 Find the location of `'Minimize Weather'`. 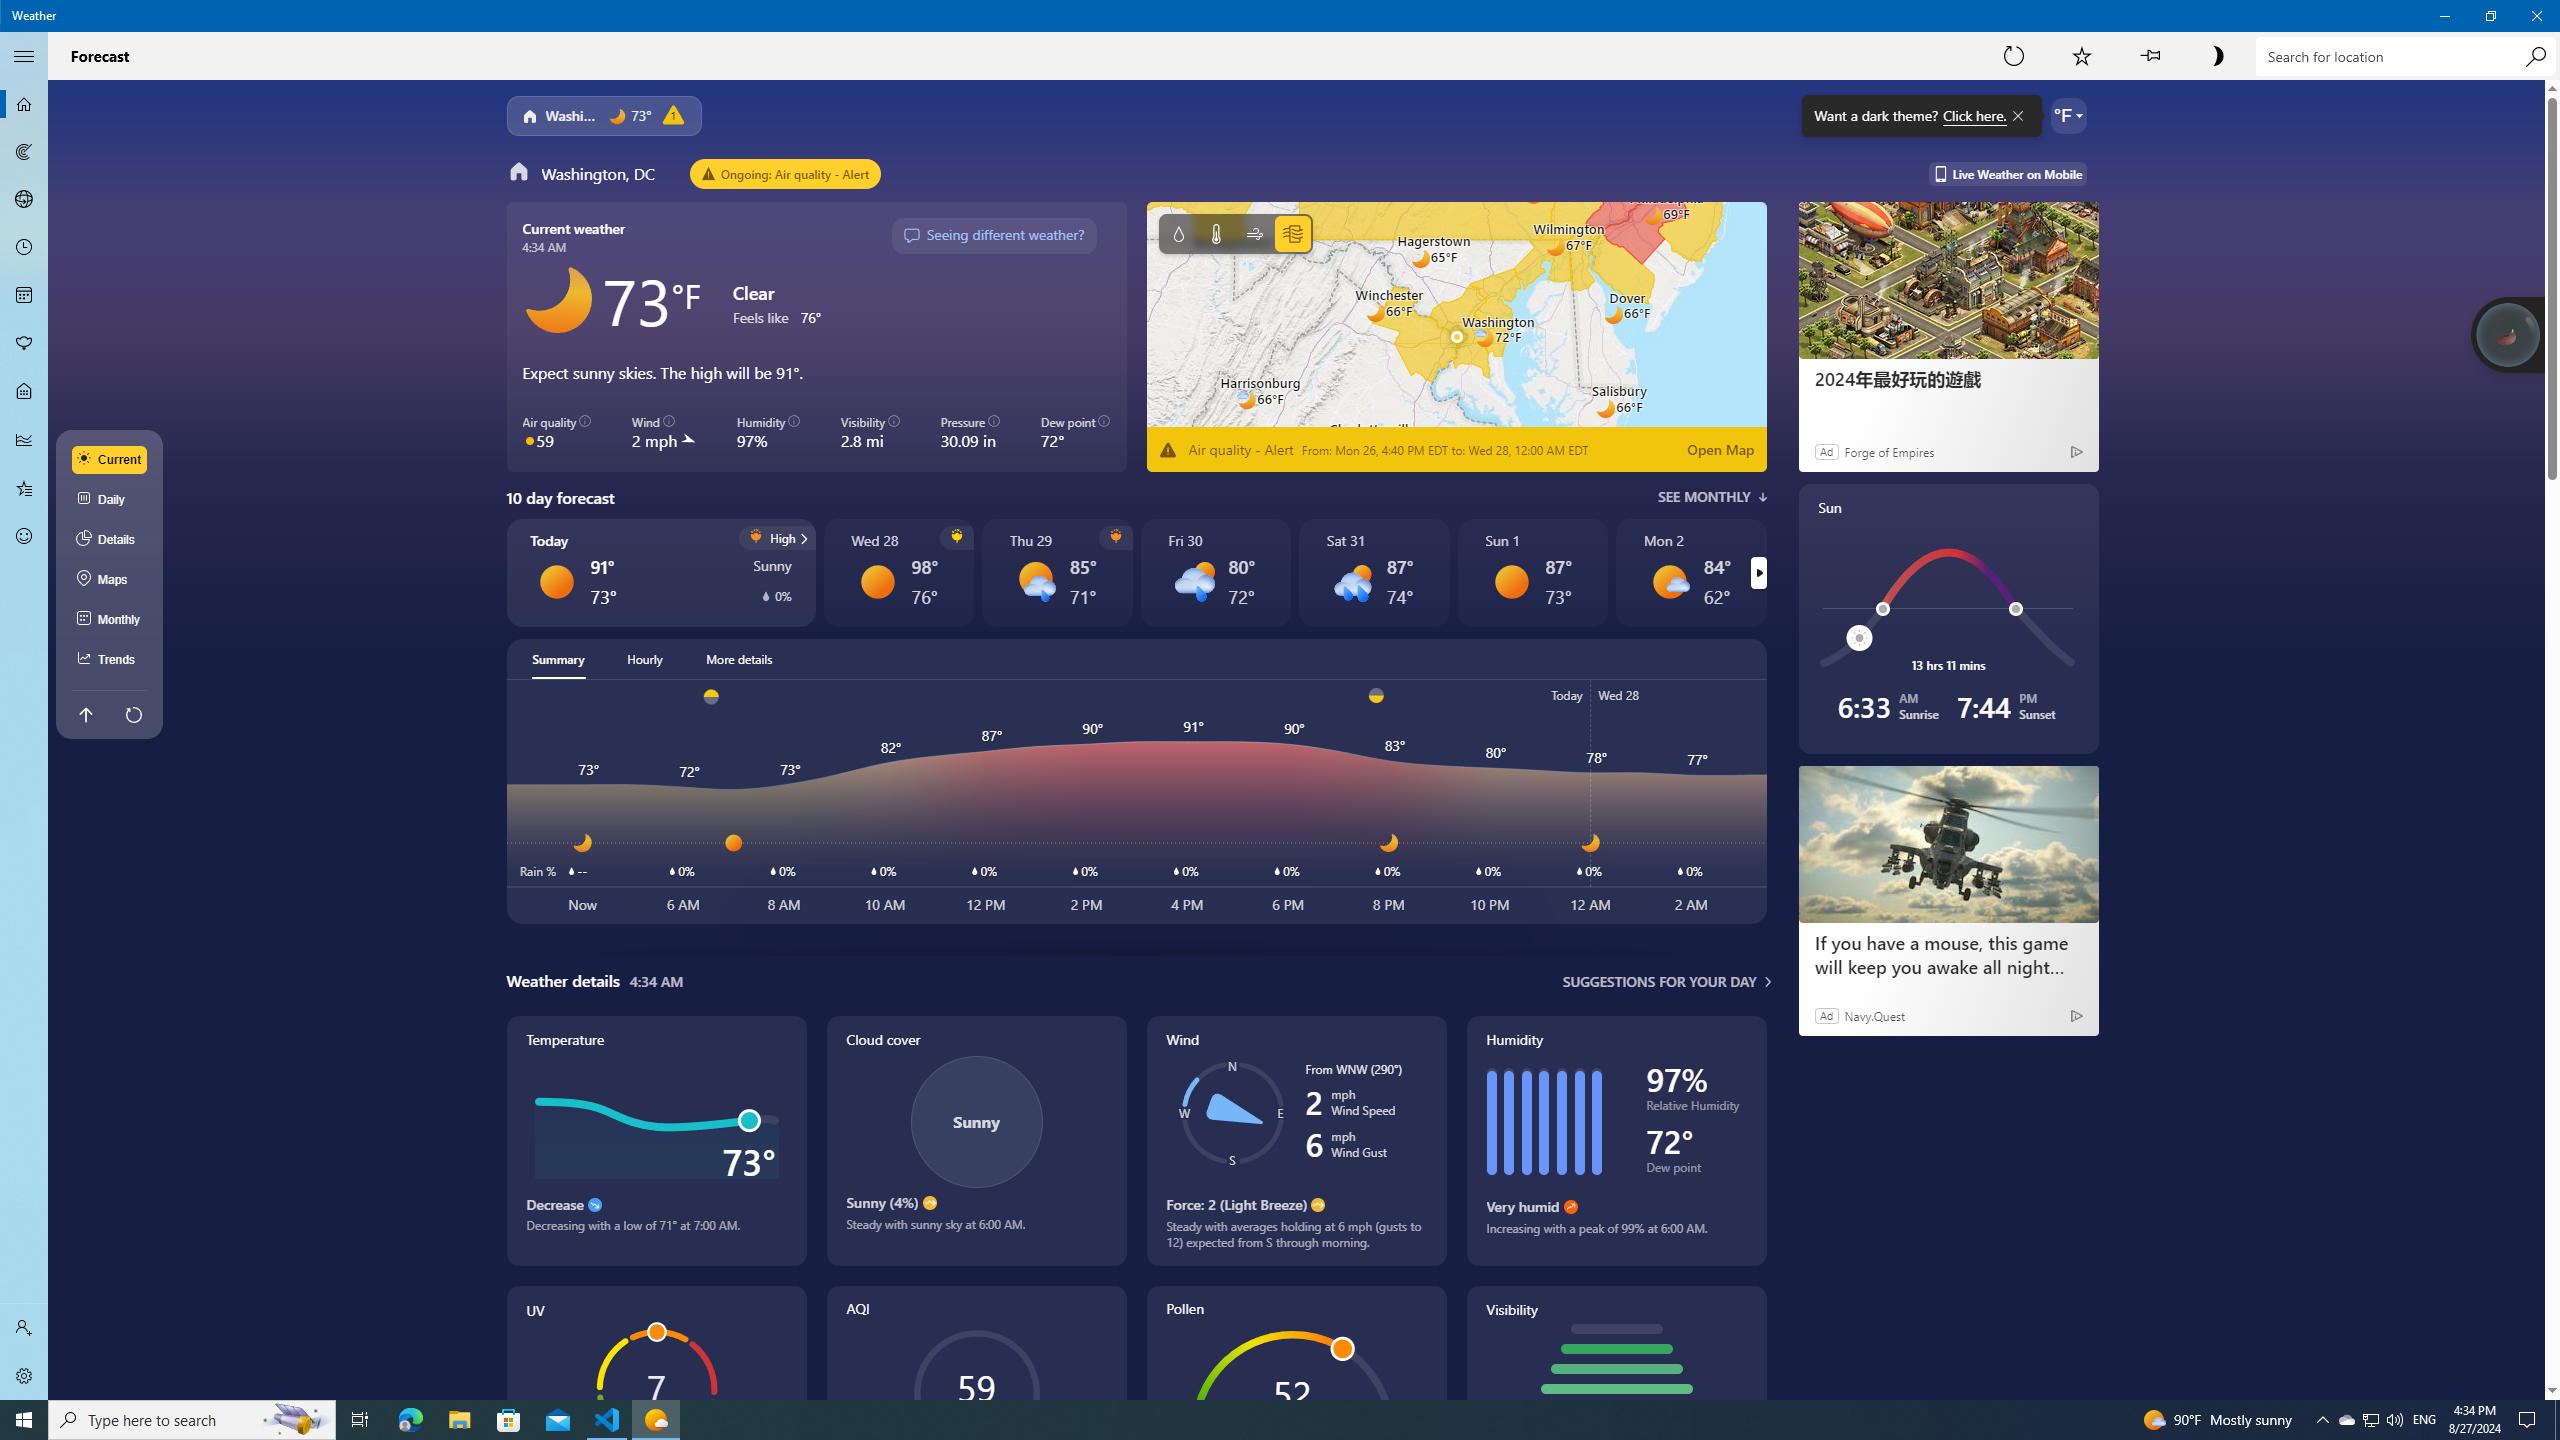

'Minimize Weather' is located at coordinates (2443, 15).